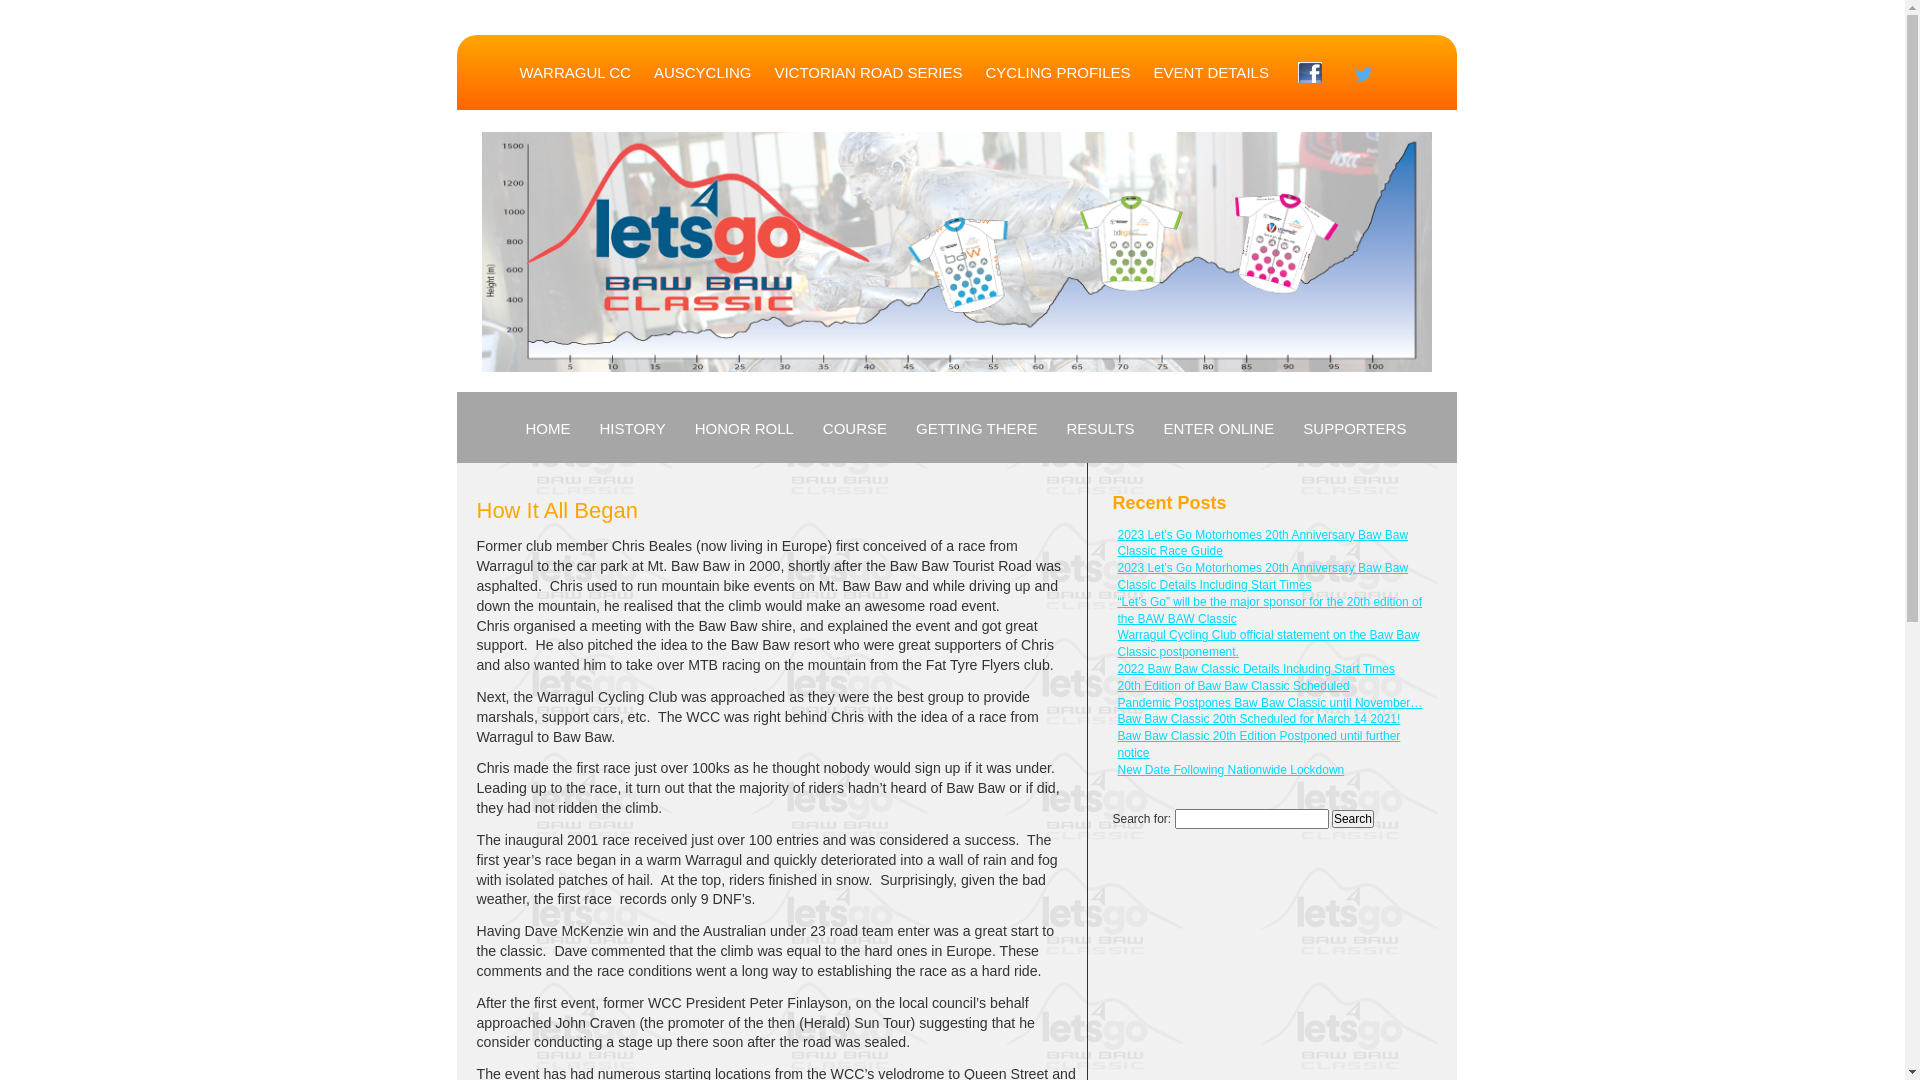 Image resolution: width=1920 pixels, height=1080 pixels. Describe the element at coordinates (574, 71) in the screenshot. I see `'WARRAGUL CC'` at that location.